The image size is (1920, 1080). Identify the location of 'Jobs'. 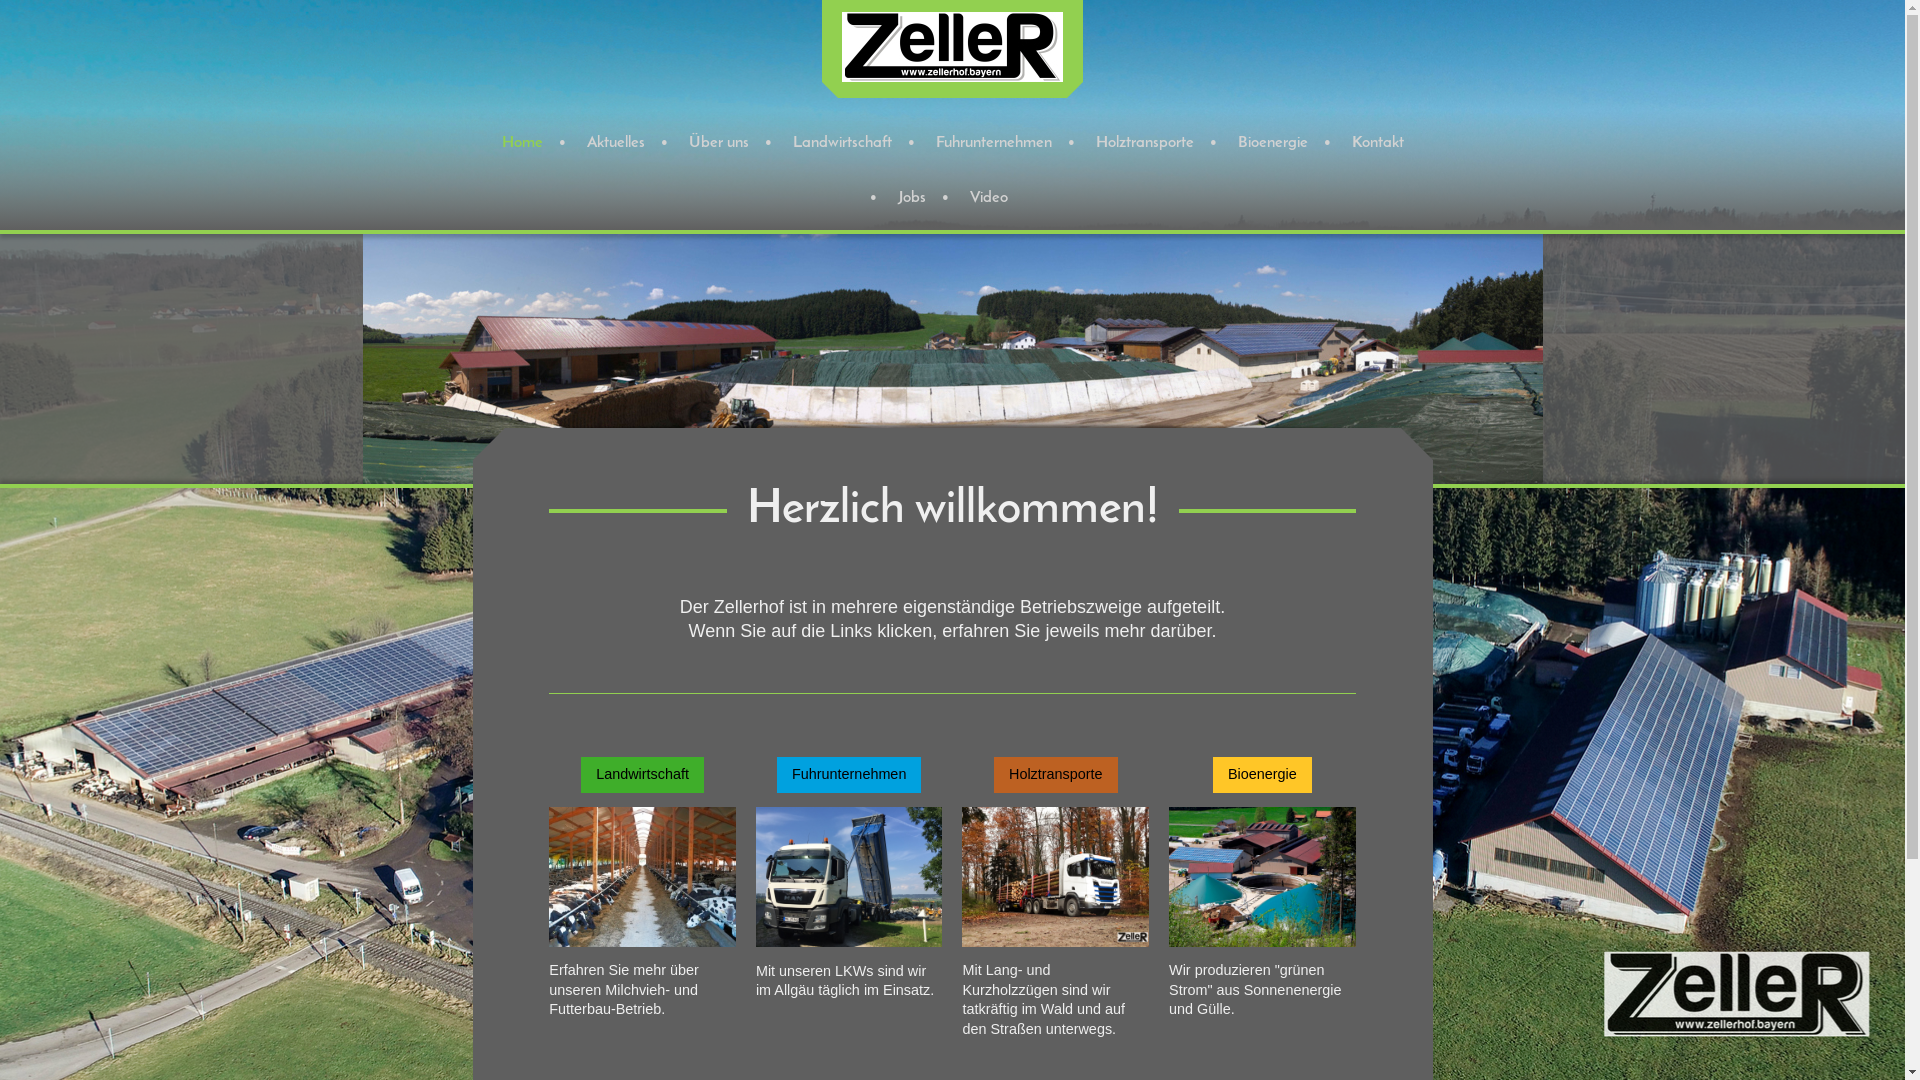
(878, 198).